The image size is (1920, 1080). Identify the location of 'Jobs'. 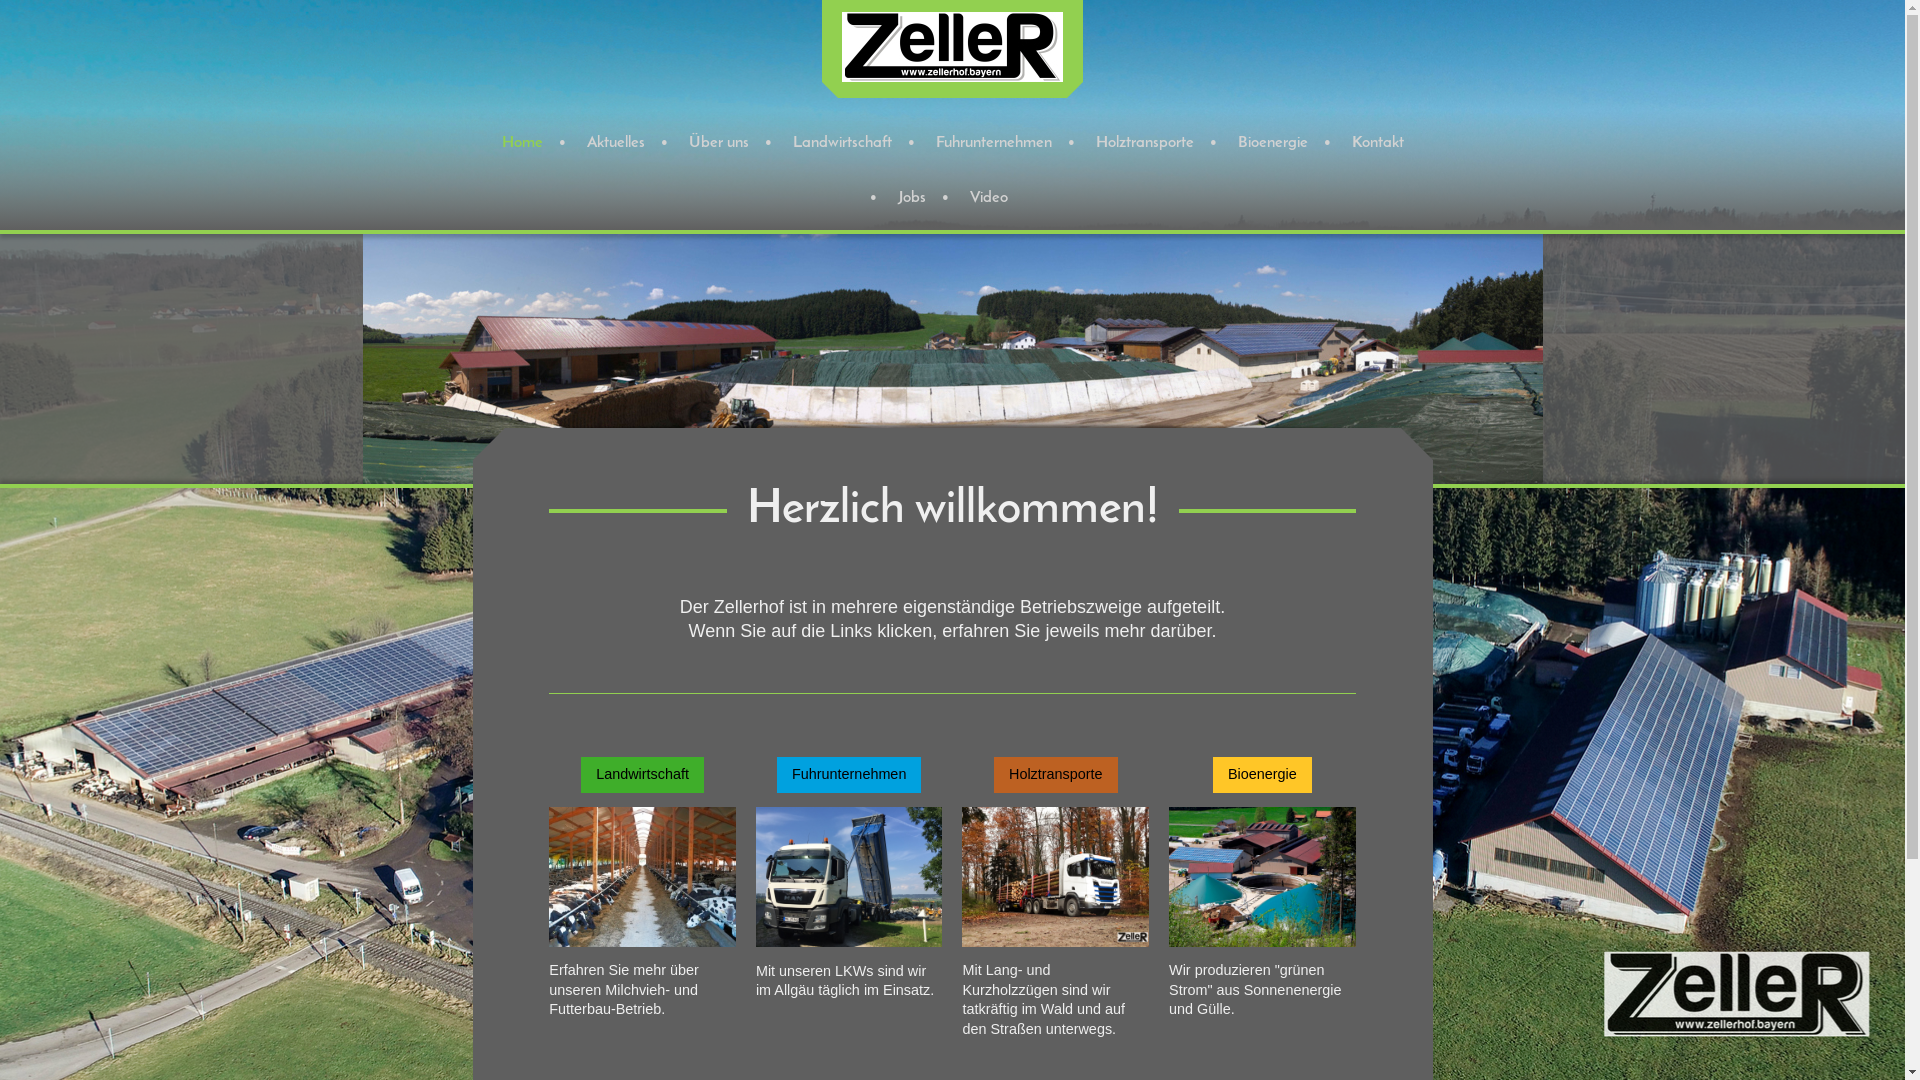
(878, 198).